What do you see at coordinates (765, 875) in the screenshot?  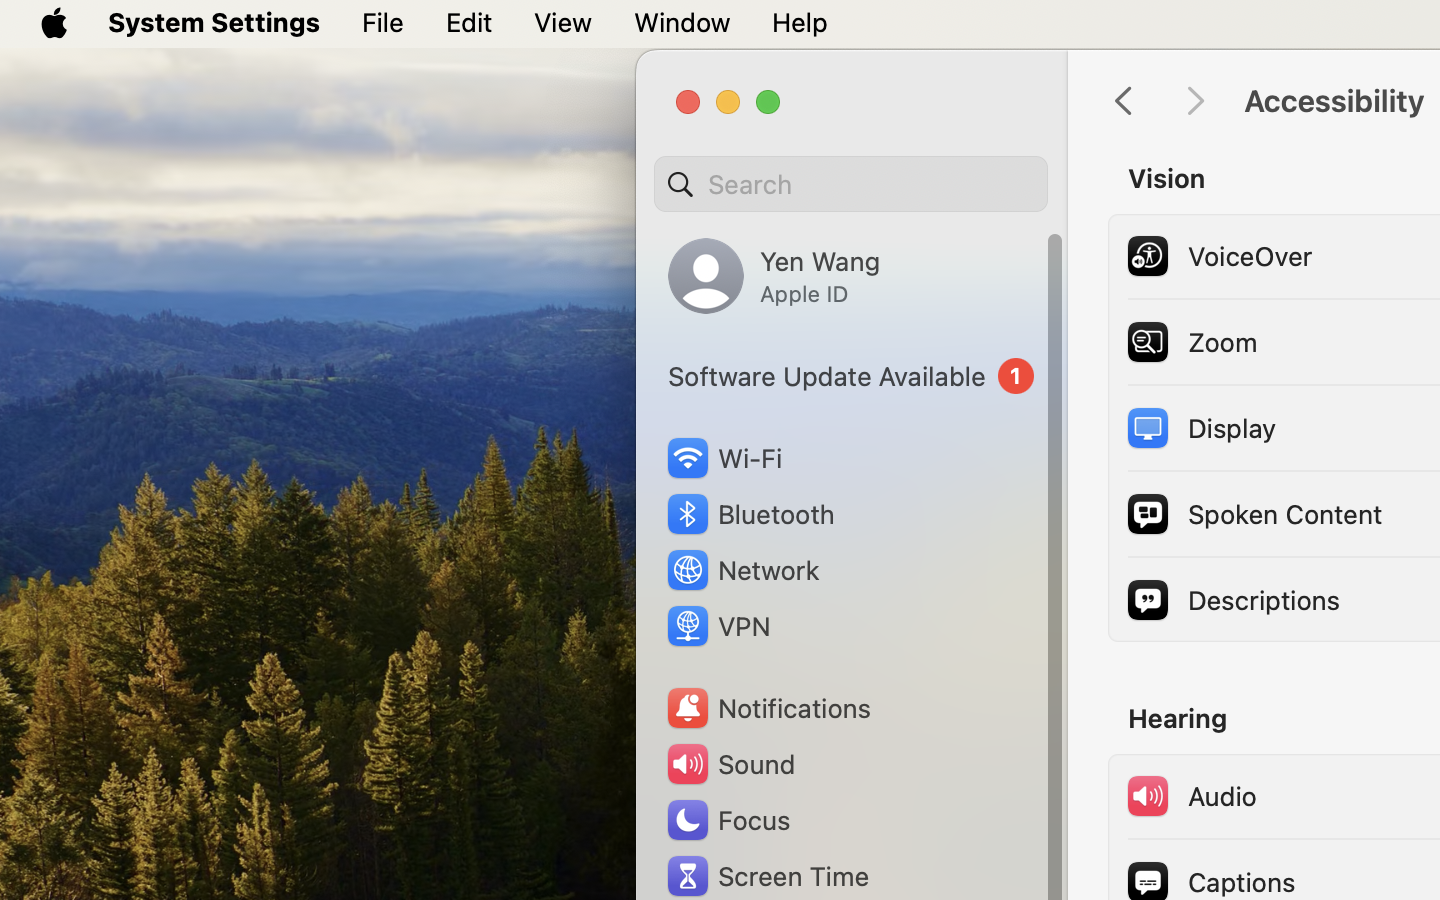 I see `'Screen Time'` at bounding box center [765, 875].